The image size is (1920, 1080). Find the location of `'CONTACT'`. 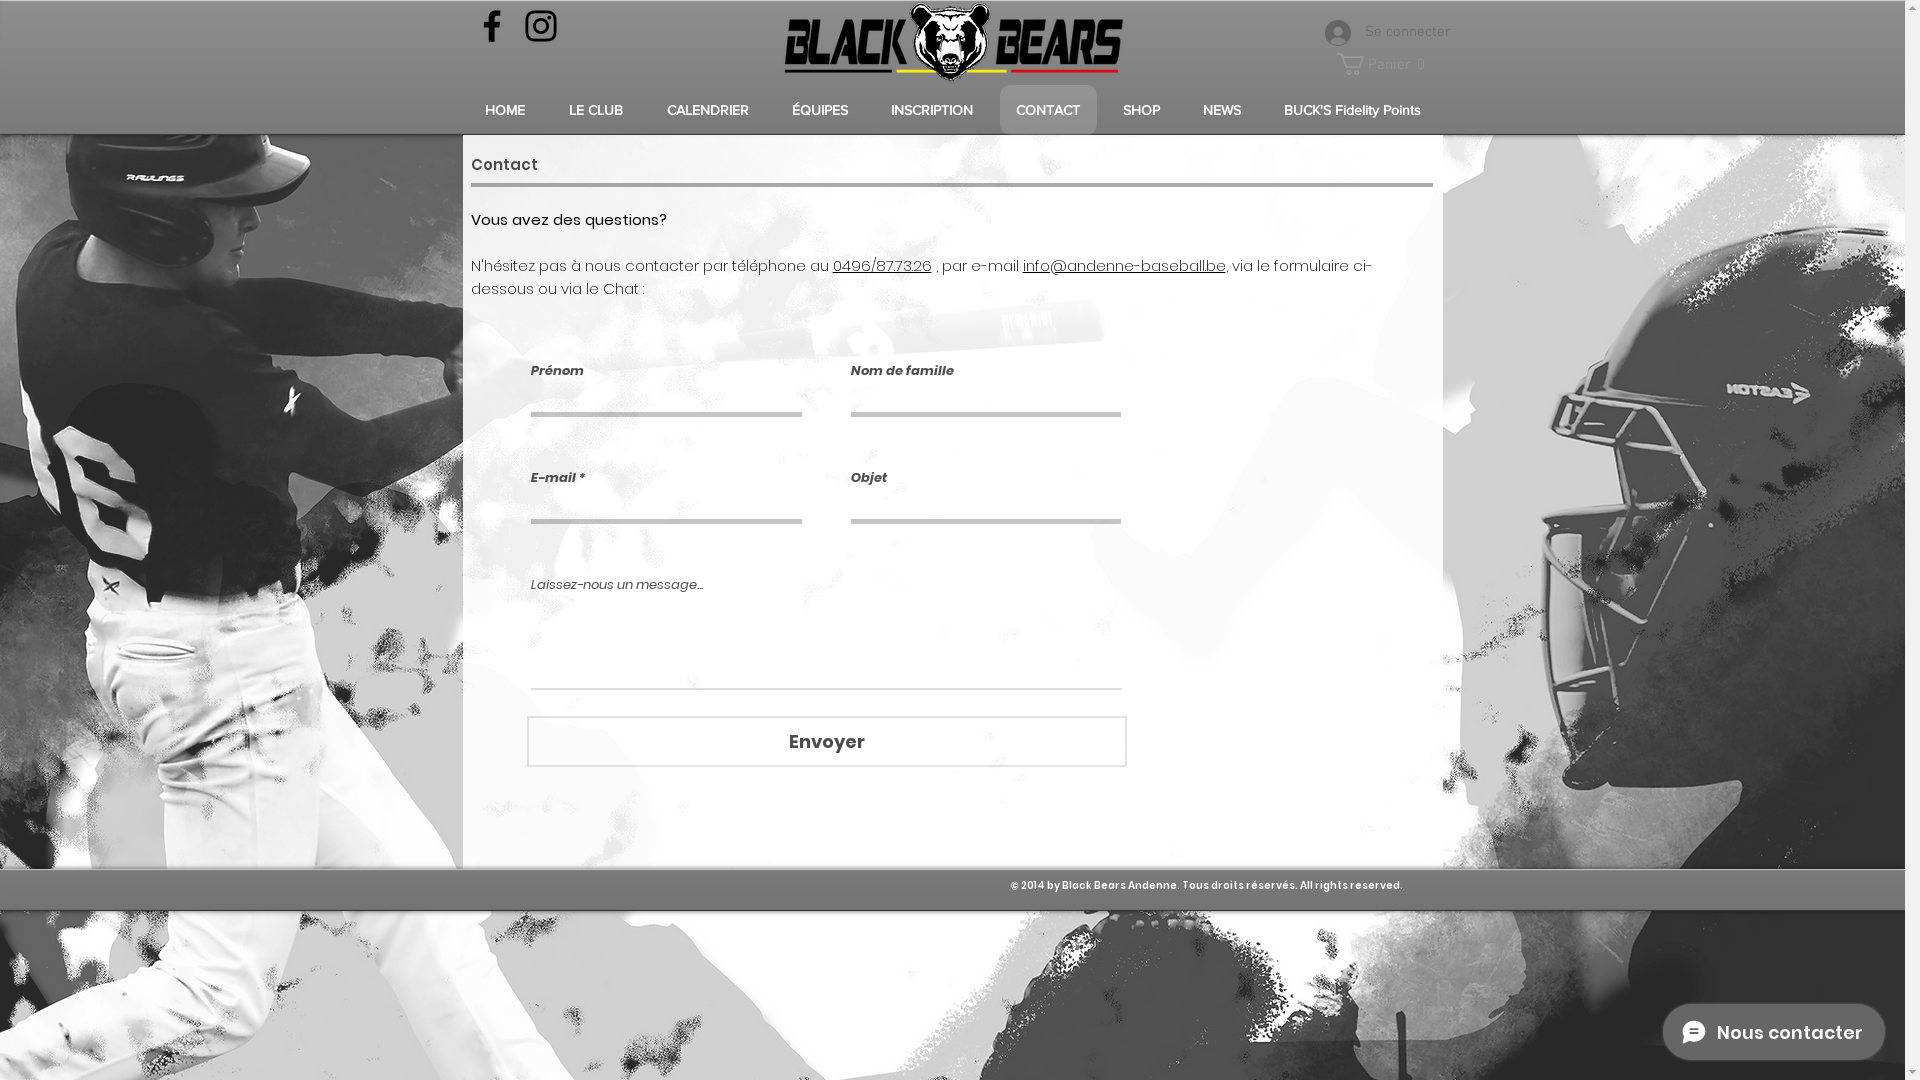

'CONTACT' is located at coordinates (1047, 110).